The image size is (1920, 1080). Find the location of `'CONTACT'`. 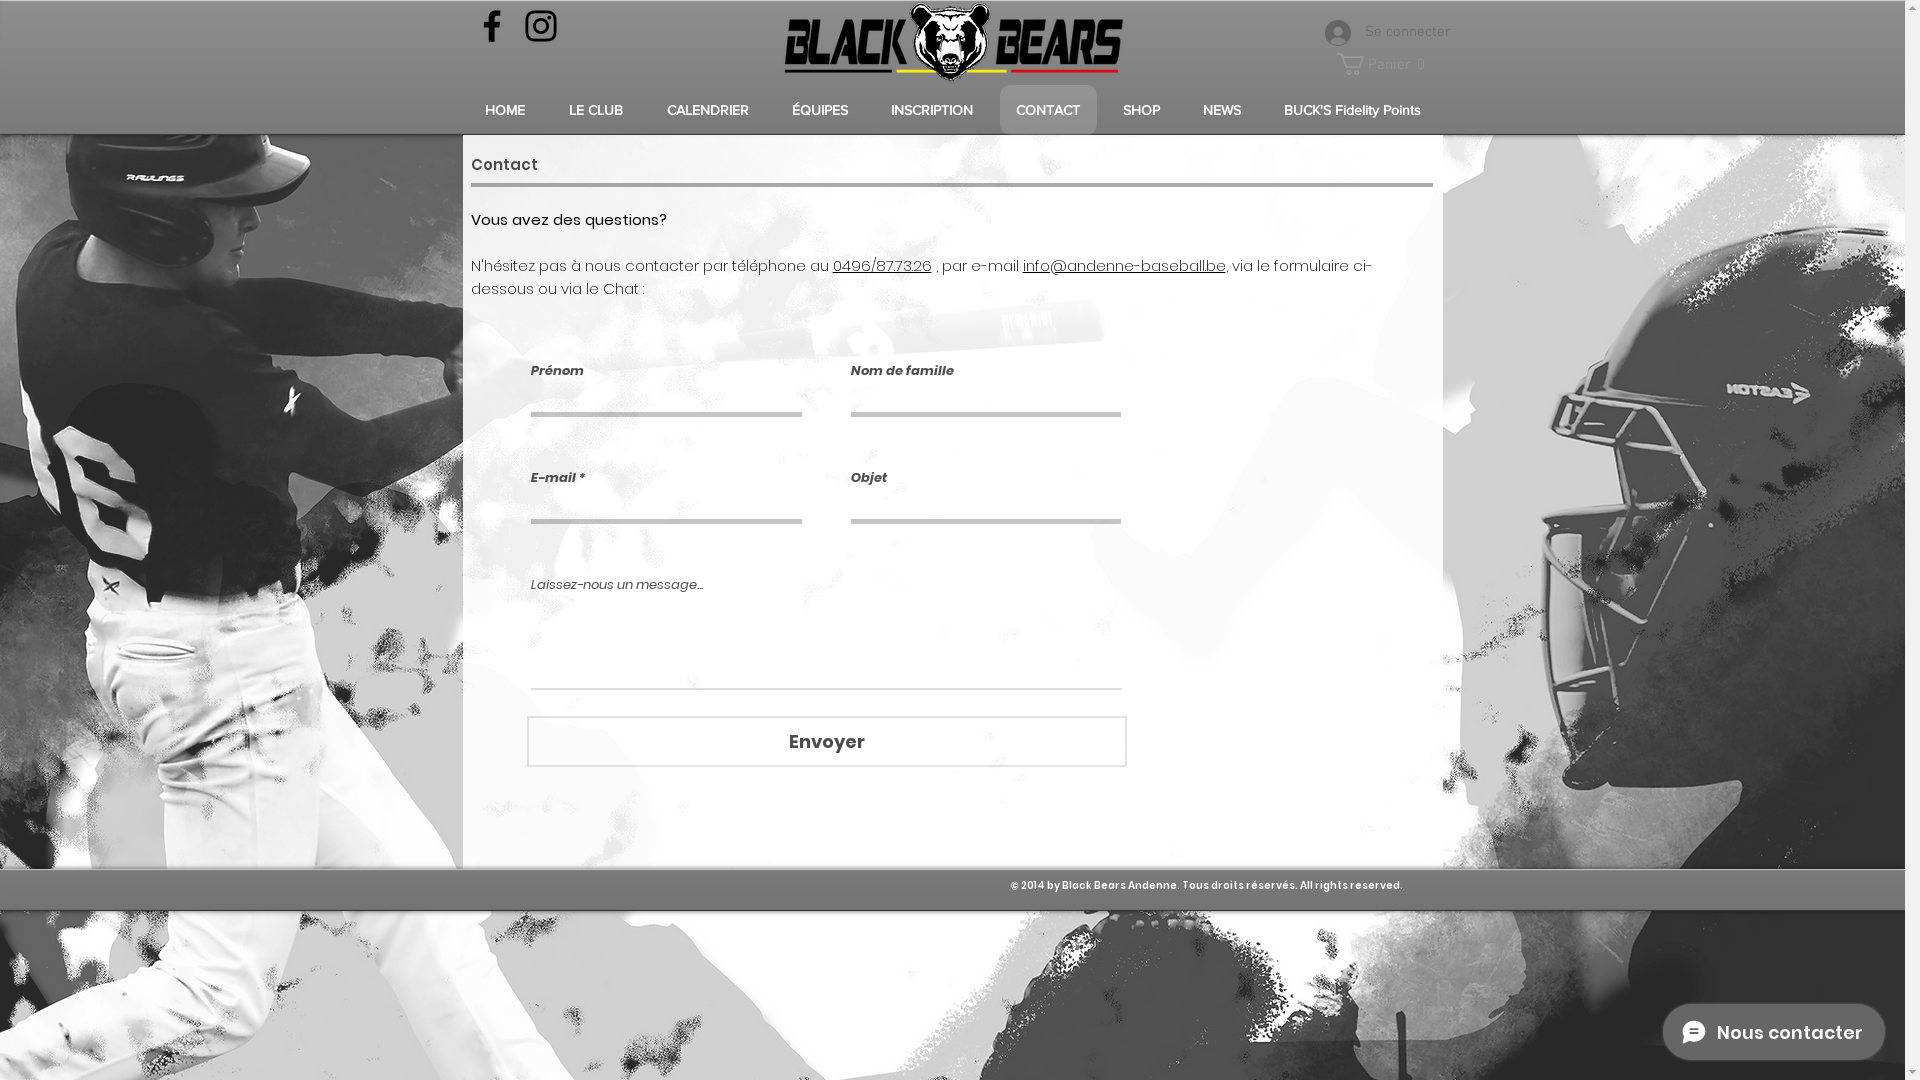

'CONTACT' is located at coordinates (1047, 110).